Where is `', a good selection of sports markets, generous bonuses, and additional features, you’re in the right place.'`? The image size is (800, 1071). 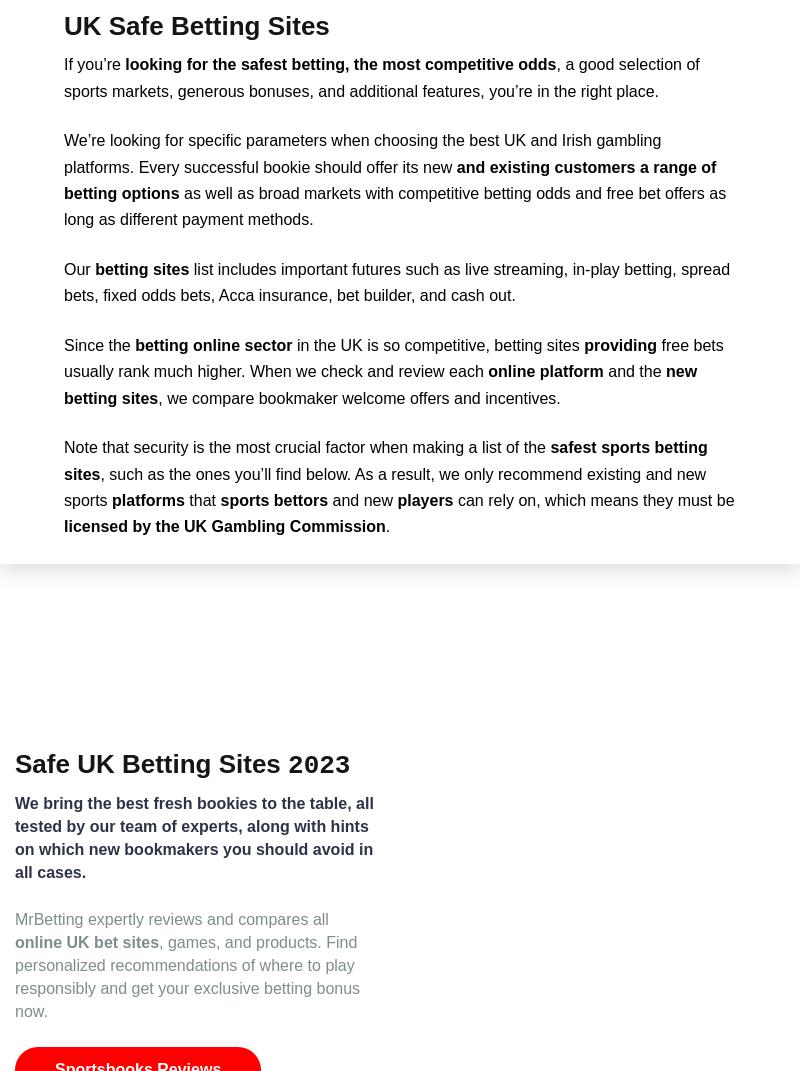 ', a good selection of sports markets, generous bonuses, and additional features, you’re in the right place.' is located at coordinates (380, 76).